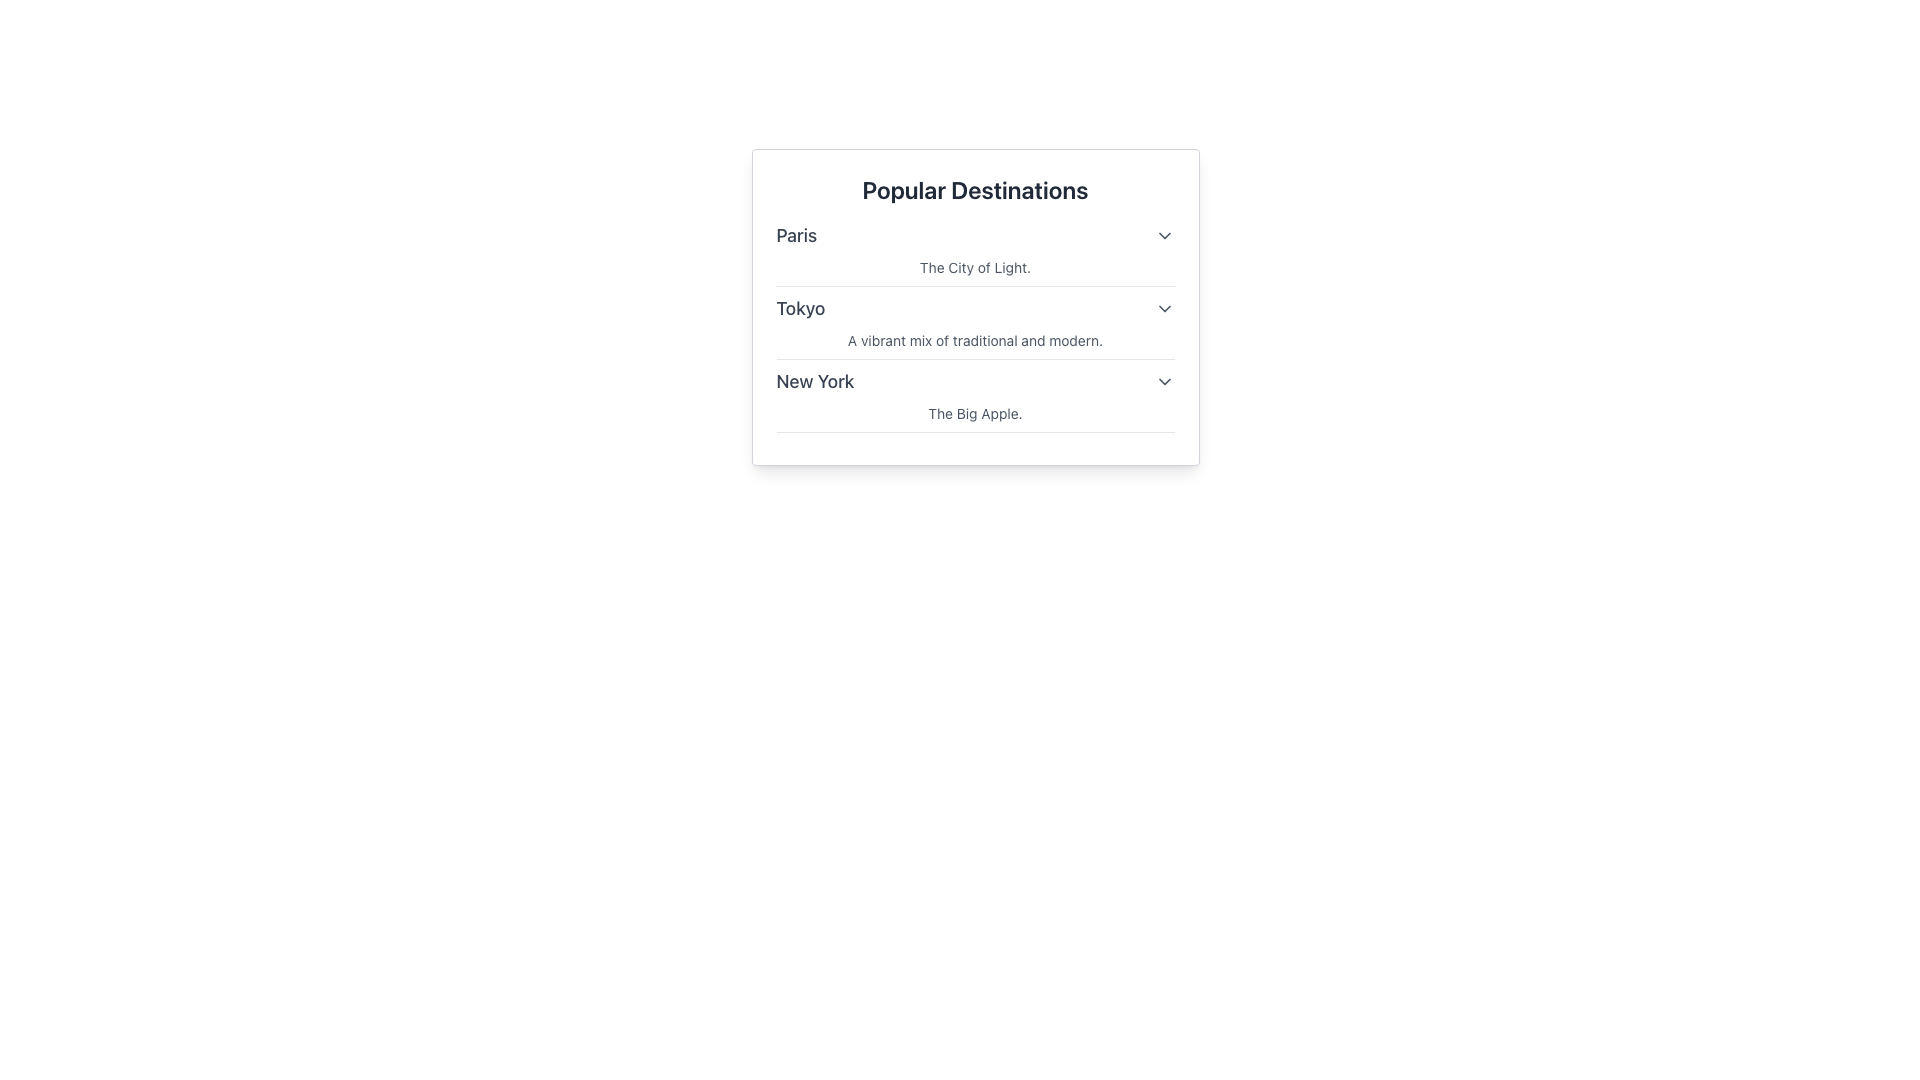 The width and height of the screenshot is (1920, 1080). Describe the element at coordinates (975, 253) in the screenshot. I see `the first List Item for the destination 'Paris' under the 'Popular Destinations' heading` at that location.